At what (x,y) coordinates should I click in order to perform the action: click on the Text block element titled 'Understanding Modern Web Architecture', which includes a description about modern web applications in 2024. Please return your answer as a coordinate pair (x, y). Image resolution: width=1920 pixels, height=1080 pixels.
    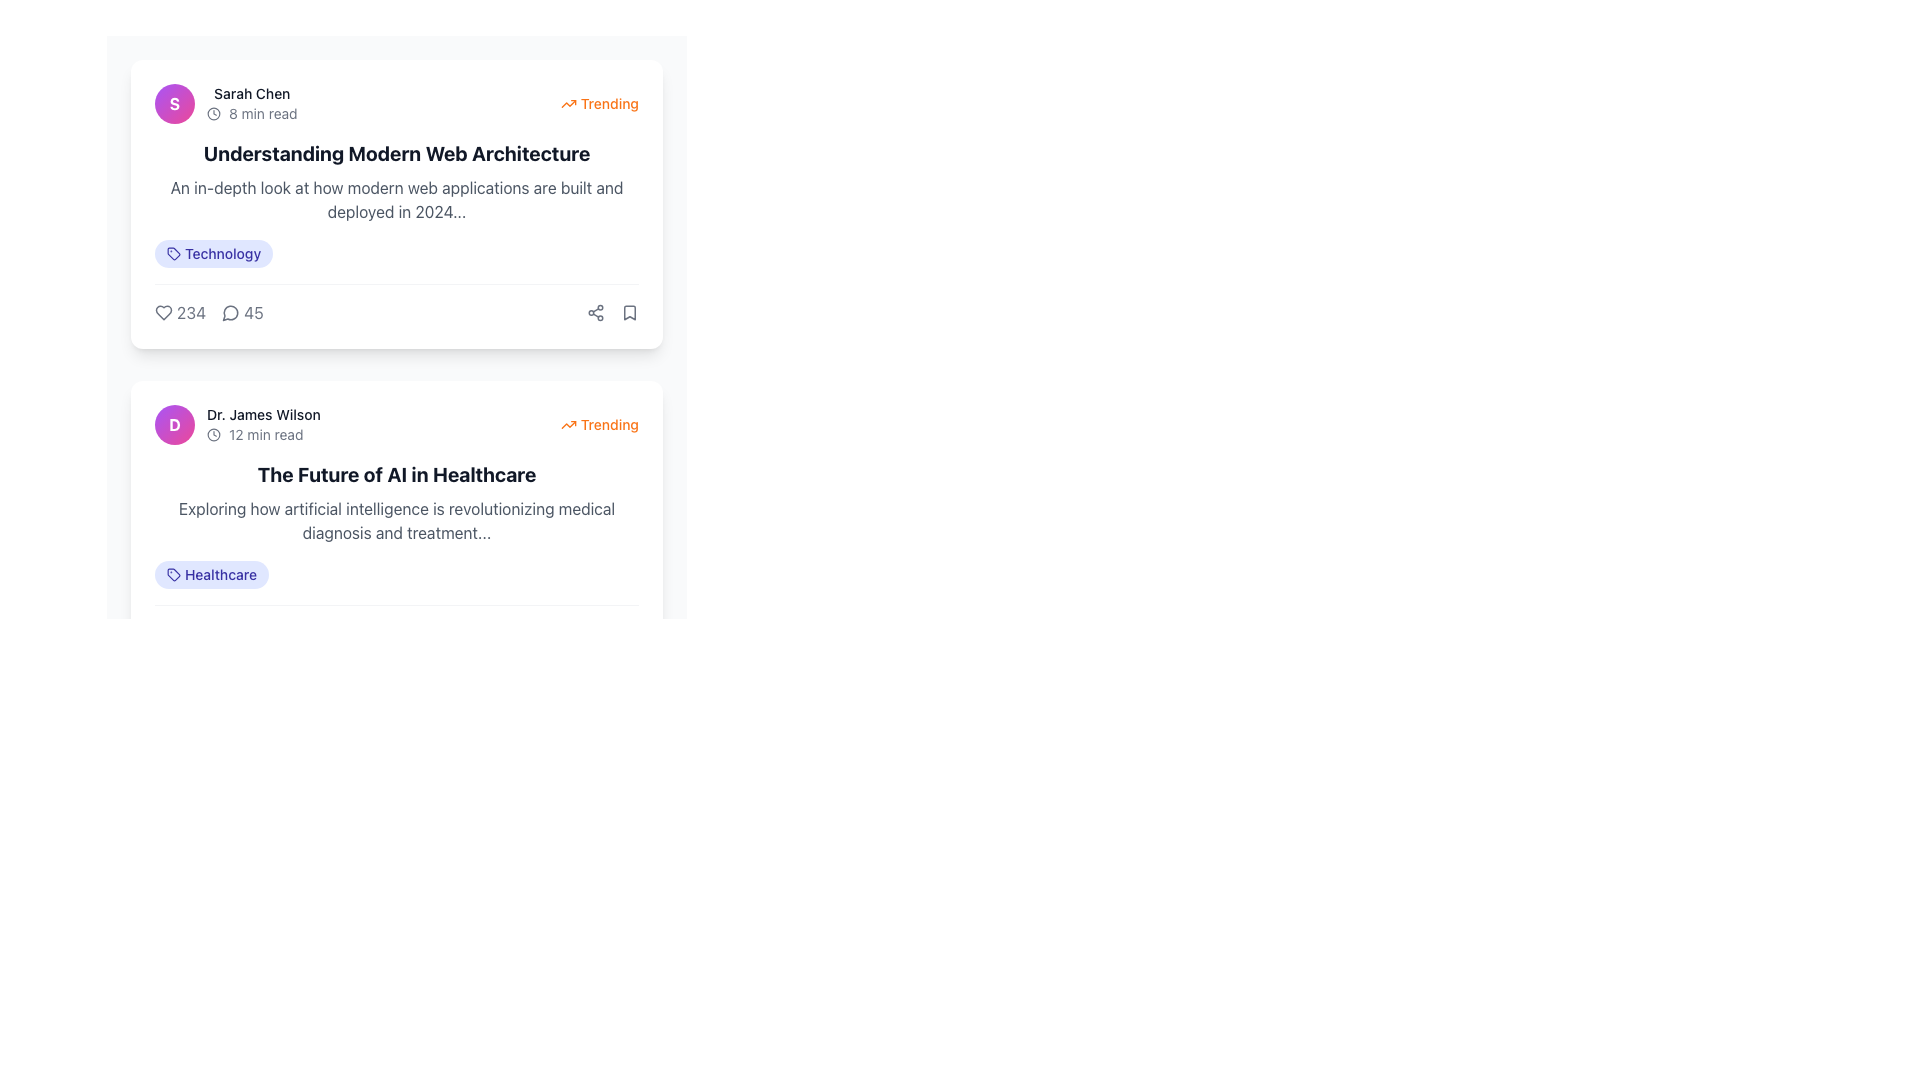
    Looking at the image, I should click on (397, 181).